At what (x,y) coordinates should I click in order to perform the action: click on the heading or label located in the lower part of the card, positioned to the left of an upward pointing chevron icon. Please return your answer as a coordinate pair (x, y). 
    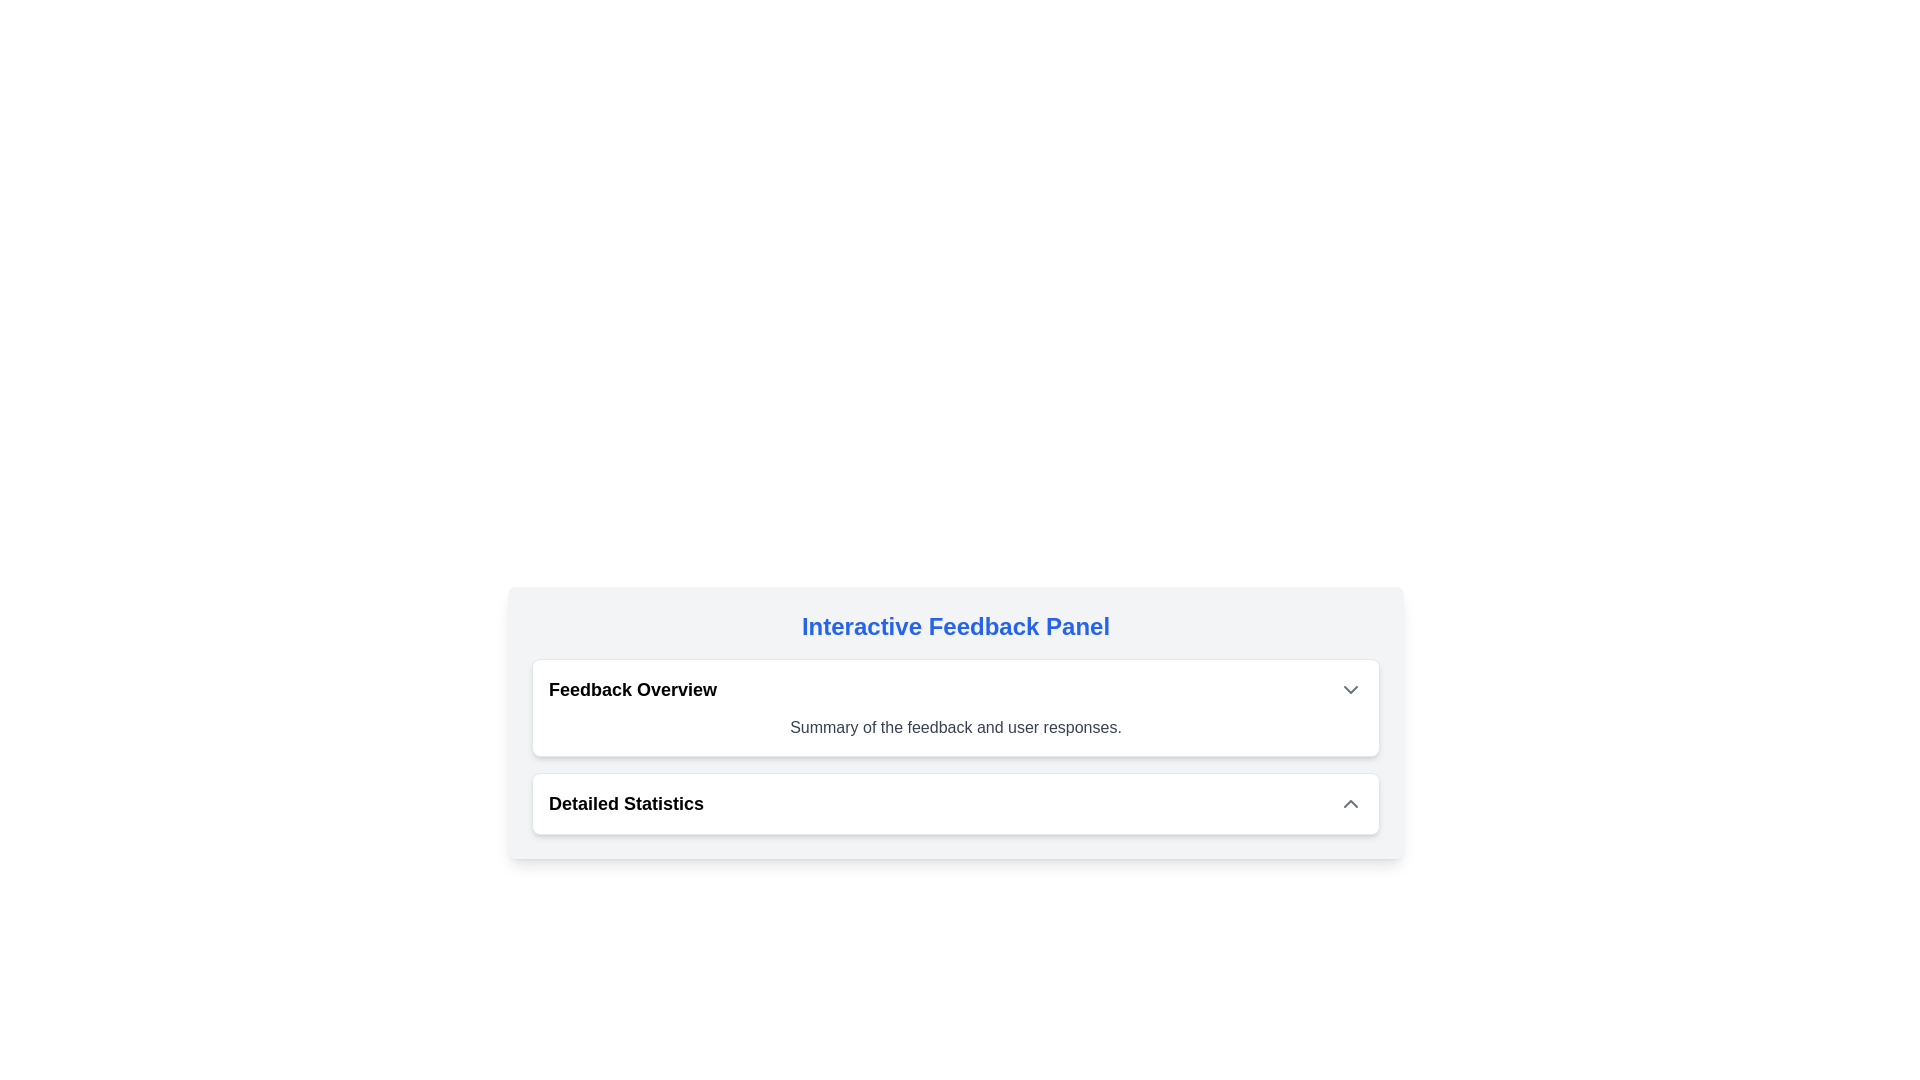
    Looking at the image, I should click on (625, 802).